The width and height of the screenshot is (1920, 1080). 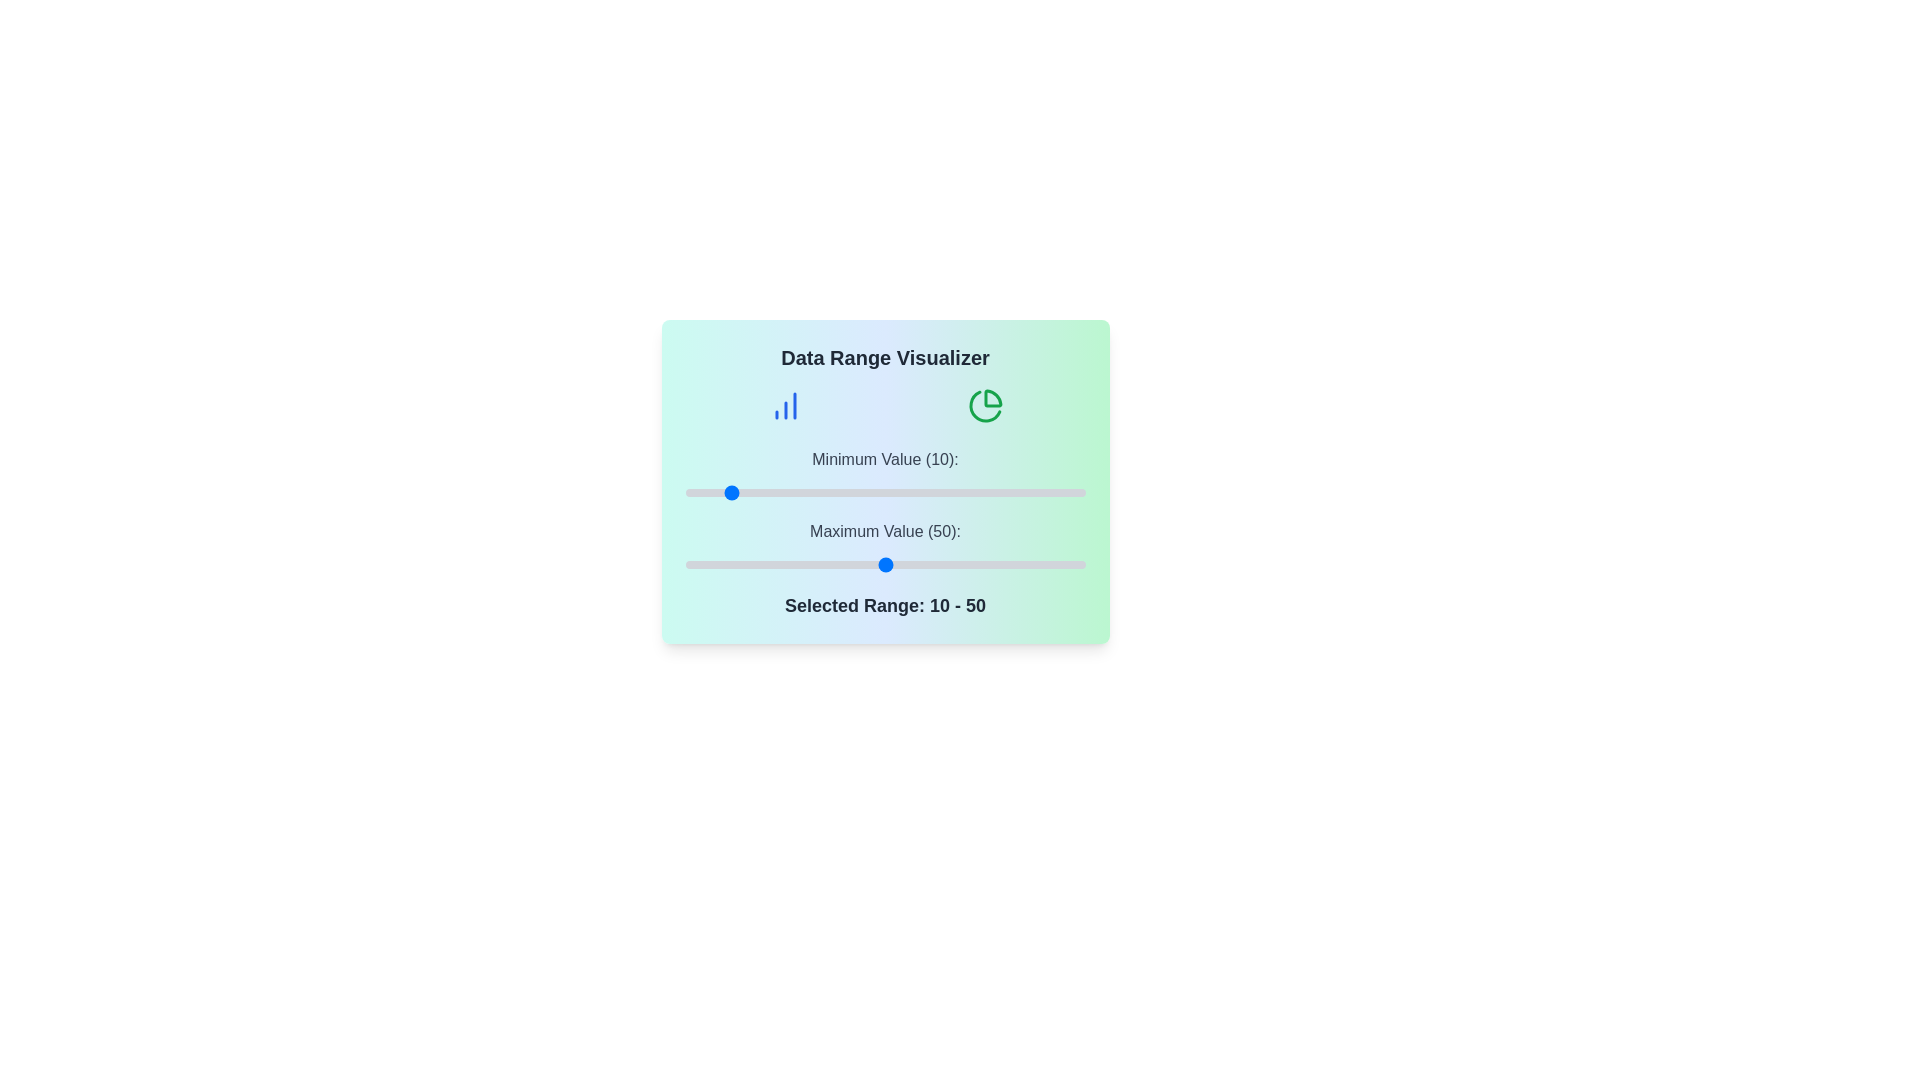 What do you see at coordinates (853, 493) in the screenshot?
I see `the minimum value slider to 42` at bounding box center [853, 493].